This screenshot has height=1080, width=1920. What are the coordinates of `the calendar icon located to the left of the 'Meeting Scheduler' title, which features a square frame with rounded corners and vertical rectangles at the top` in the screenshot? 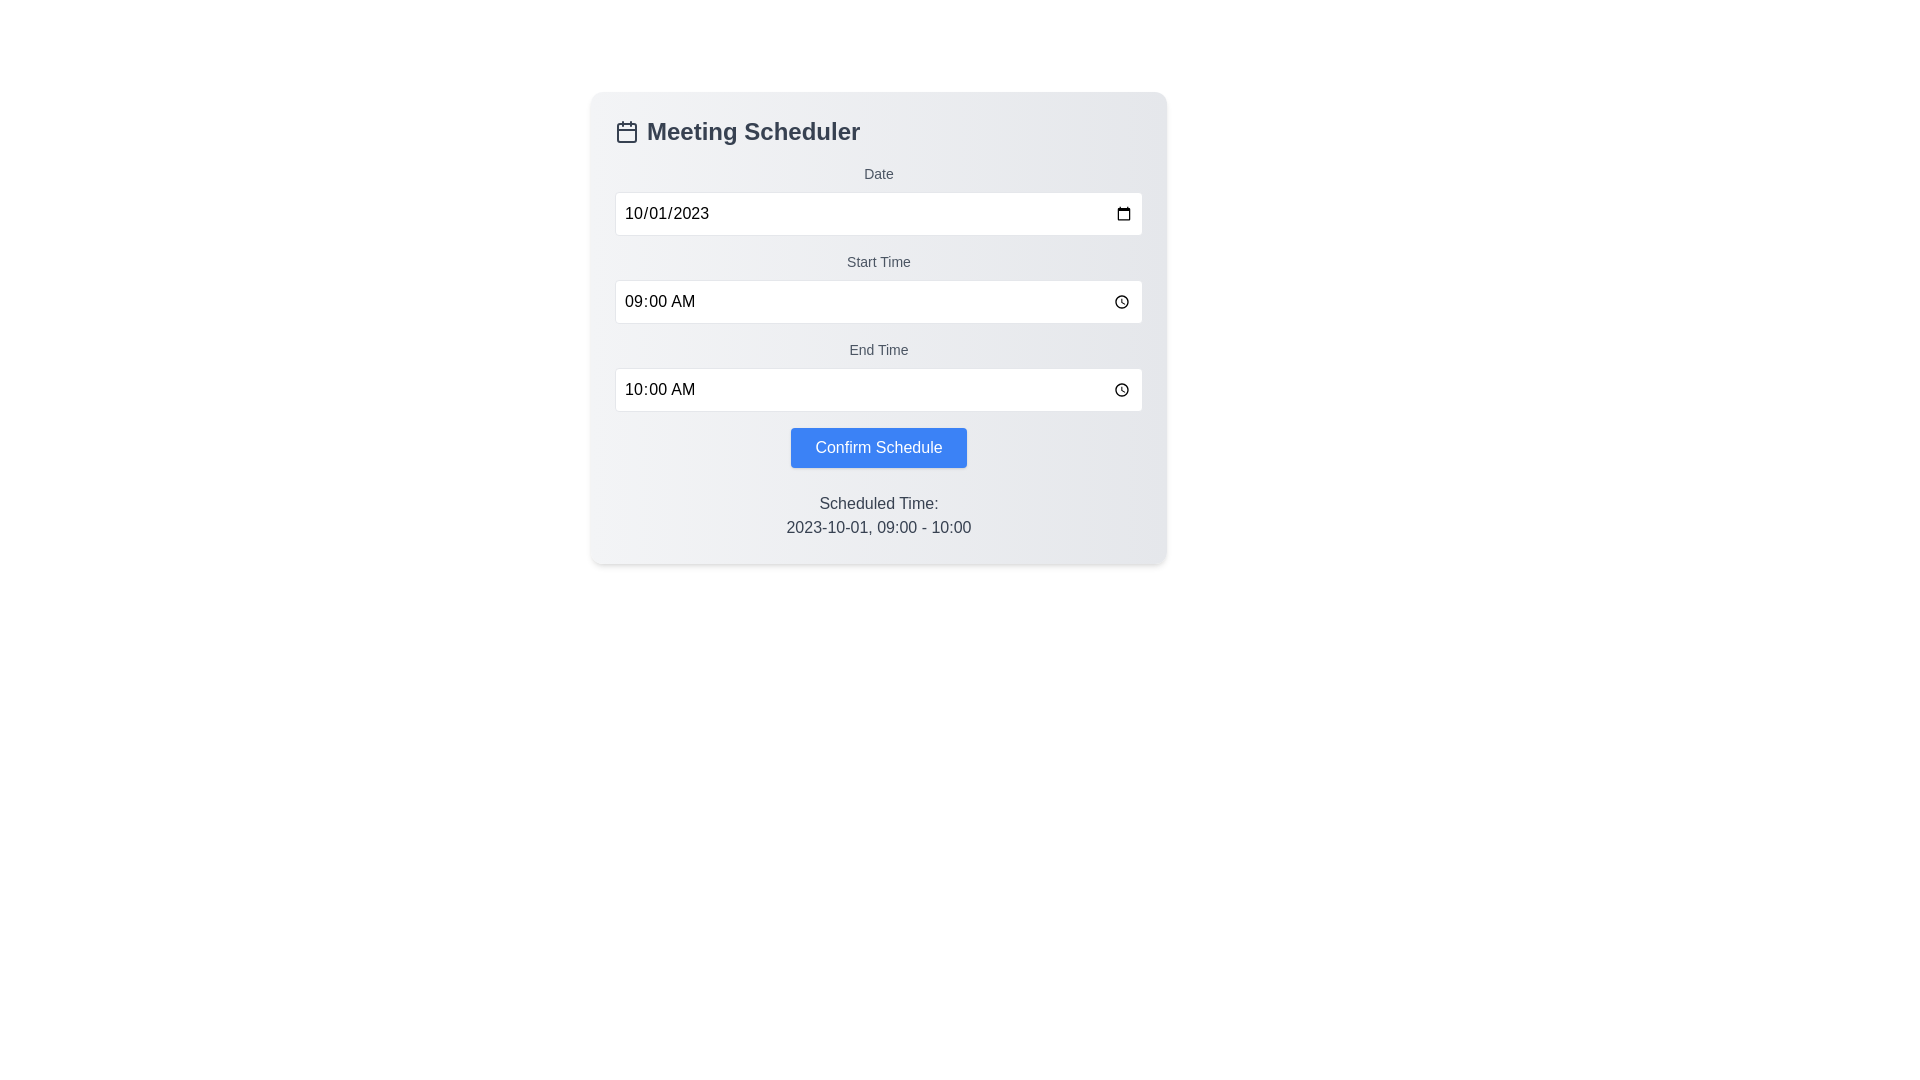 It's located at (626, 131).